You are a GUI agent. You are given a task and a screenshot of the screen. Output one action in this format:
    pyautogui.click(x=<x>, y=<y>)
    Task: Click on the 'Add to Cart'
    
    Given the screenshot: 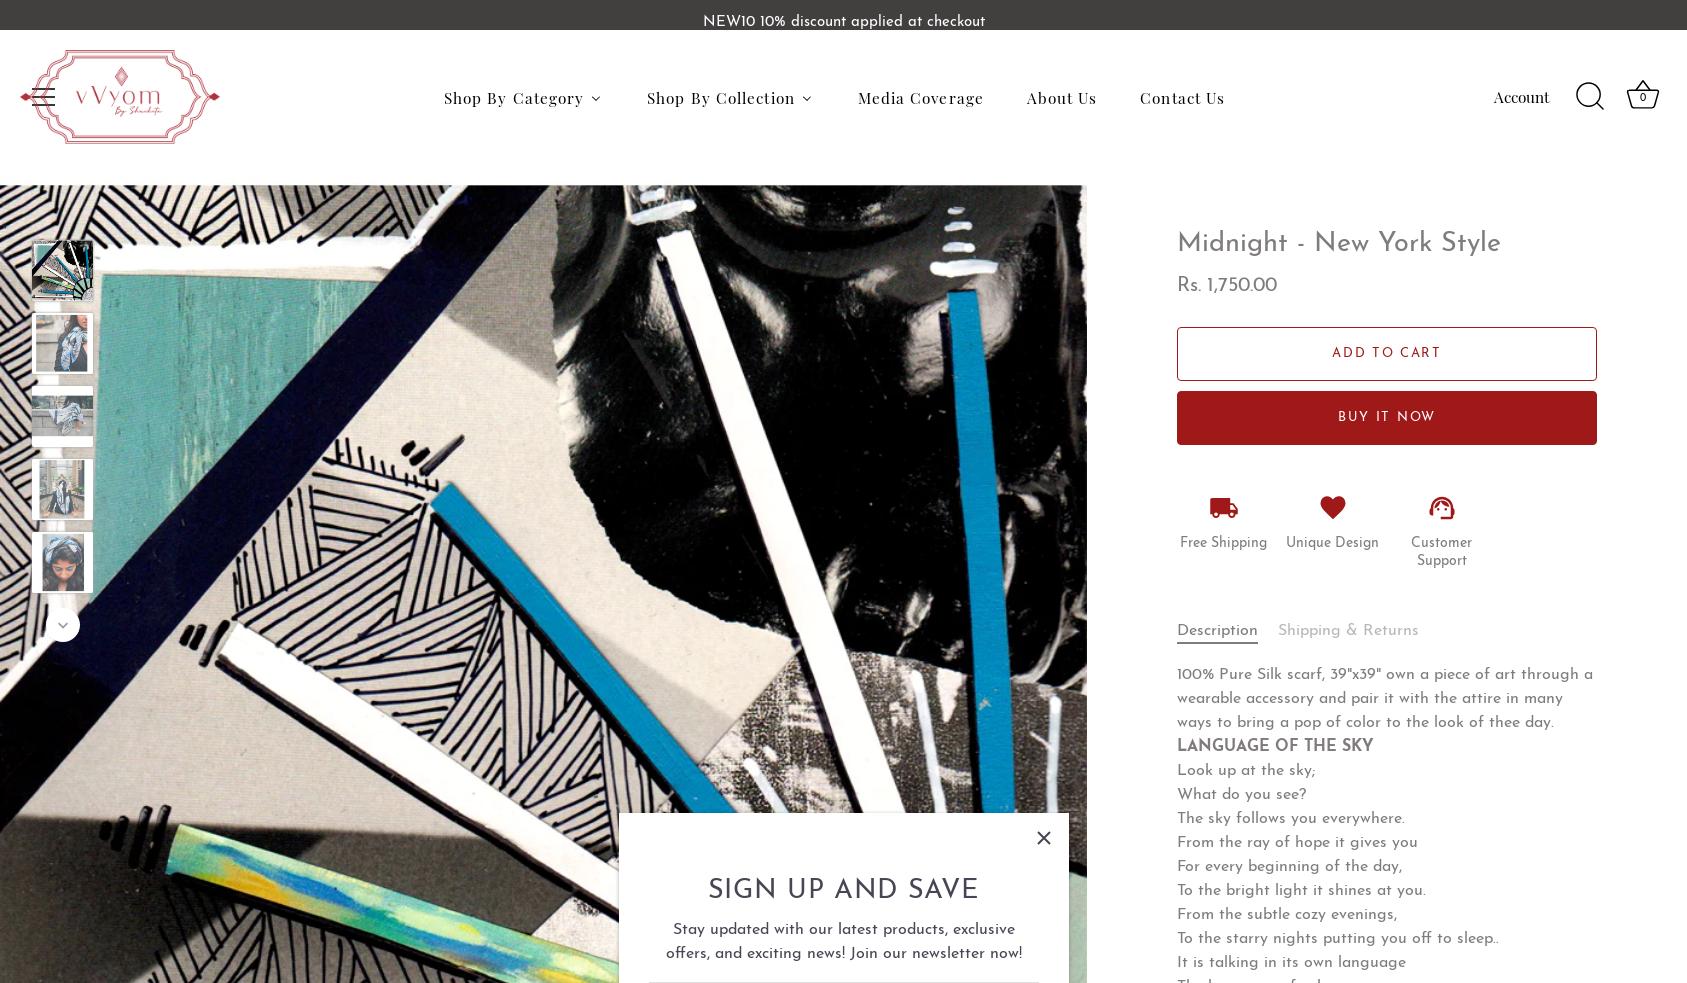 What is the action you would take?
    pyautogui.click(x=1386, y=351)
    